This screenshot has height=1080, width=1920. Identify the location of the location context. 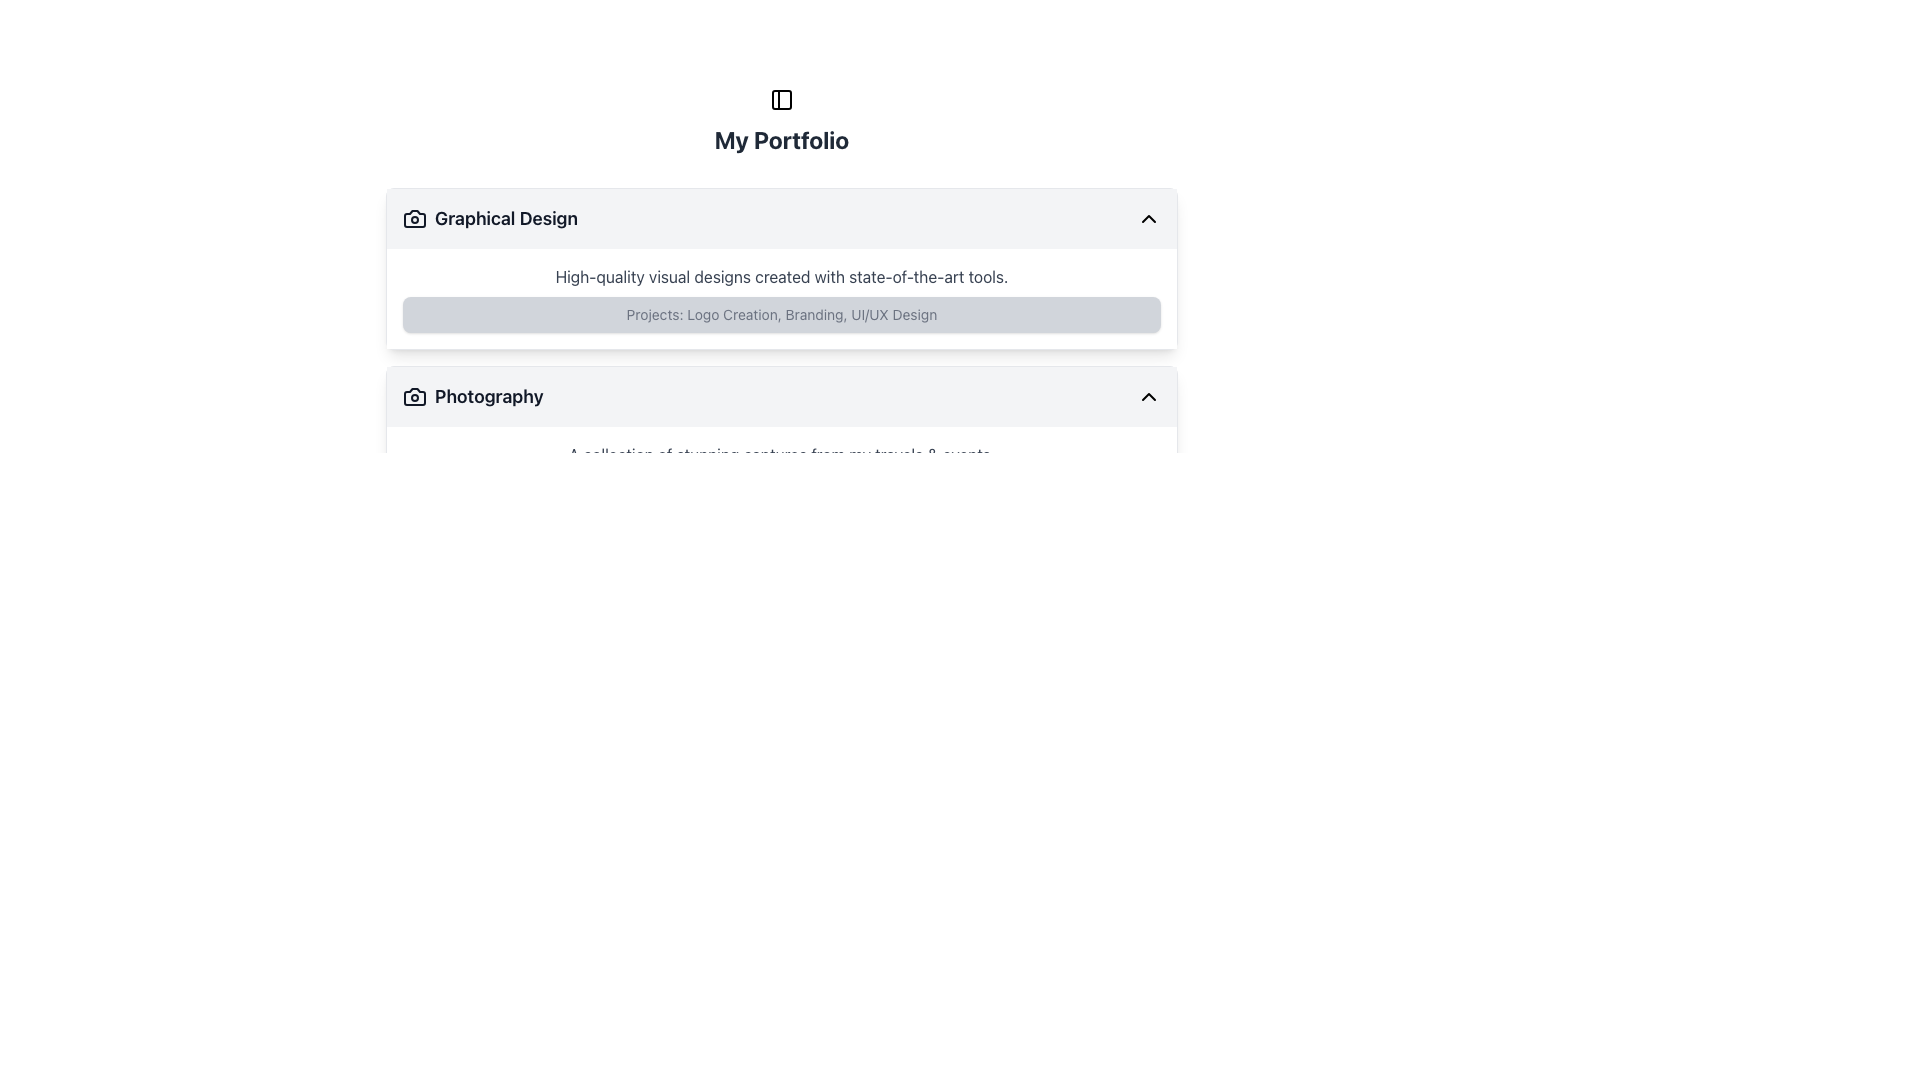
(781, 122).